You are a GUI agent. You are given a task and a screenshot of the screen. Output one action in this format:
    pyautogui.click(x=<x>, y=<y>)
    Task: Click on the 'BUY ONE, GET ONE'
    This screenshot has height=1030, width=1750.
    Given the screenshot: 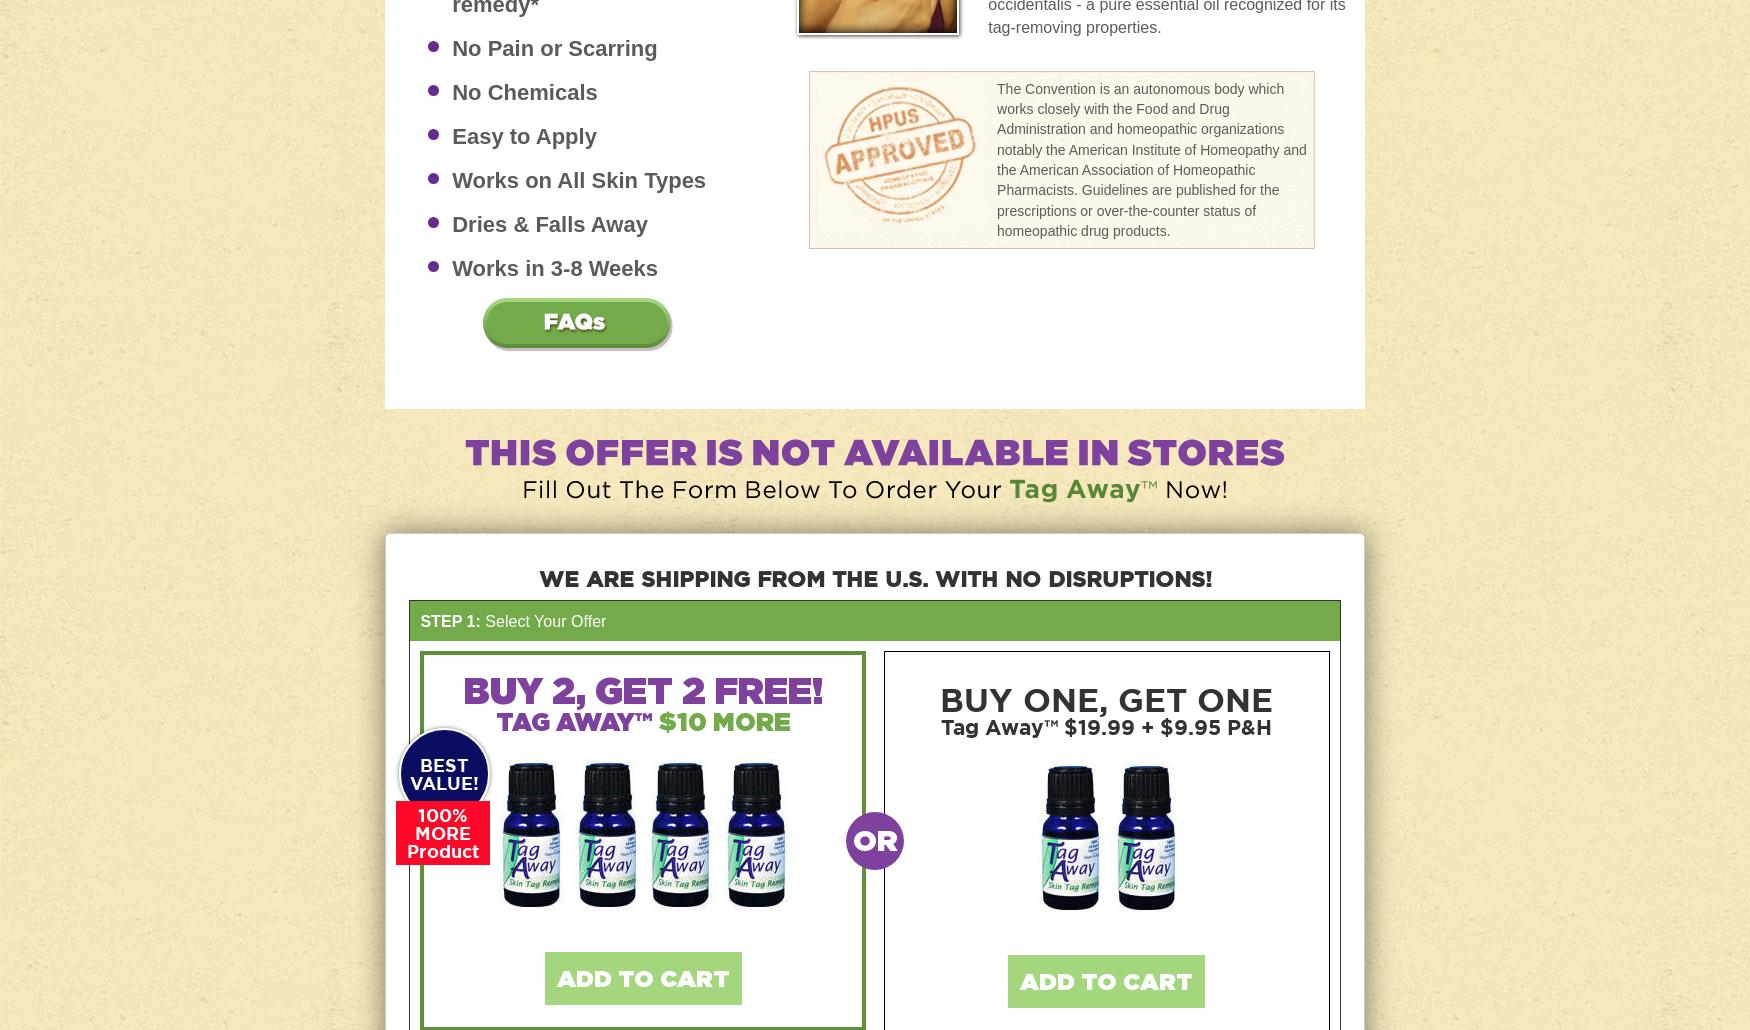 What is the action you would take?
    pyautogui.click(x=1106, y=699)
    